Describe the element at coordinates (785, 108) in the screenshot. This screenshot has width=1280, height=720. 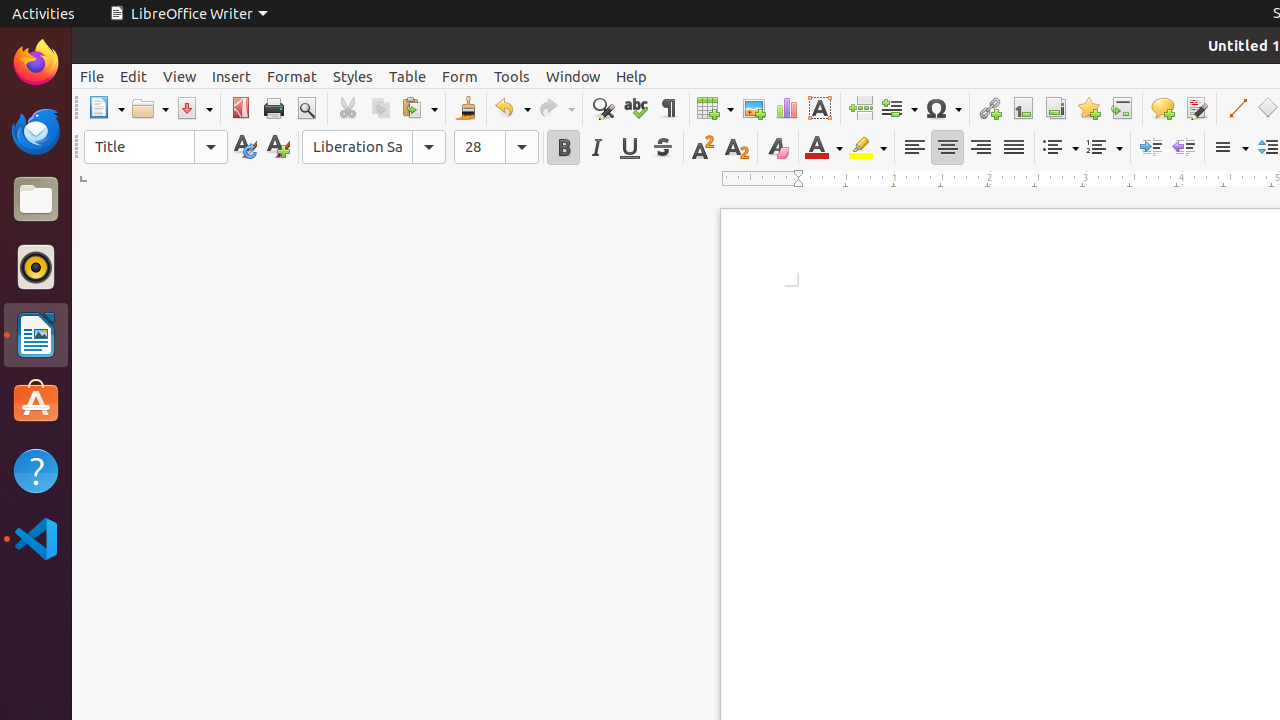
I see `'Chart'` at that location.